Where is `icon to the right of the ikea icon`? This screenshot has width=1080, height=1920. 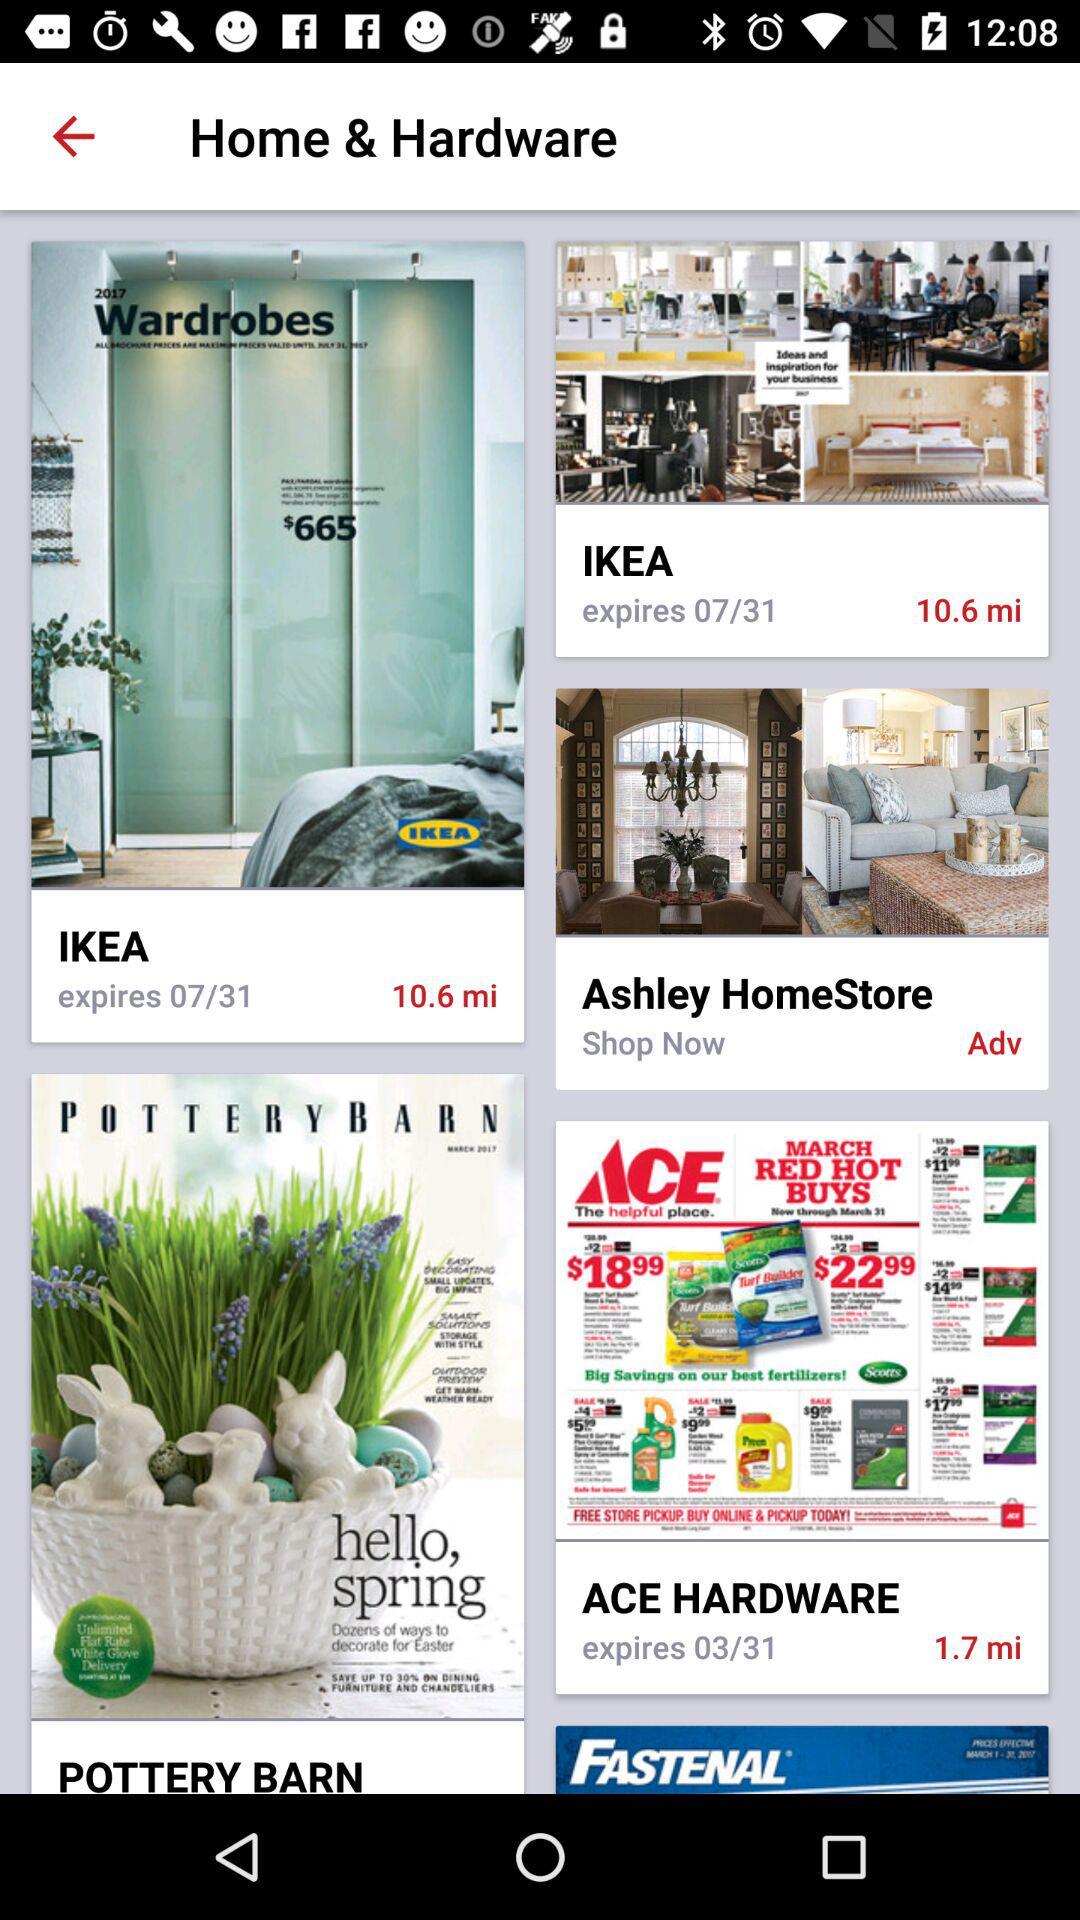 icon to the right of the ikea icon is located at coordinates (801, 979).